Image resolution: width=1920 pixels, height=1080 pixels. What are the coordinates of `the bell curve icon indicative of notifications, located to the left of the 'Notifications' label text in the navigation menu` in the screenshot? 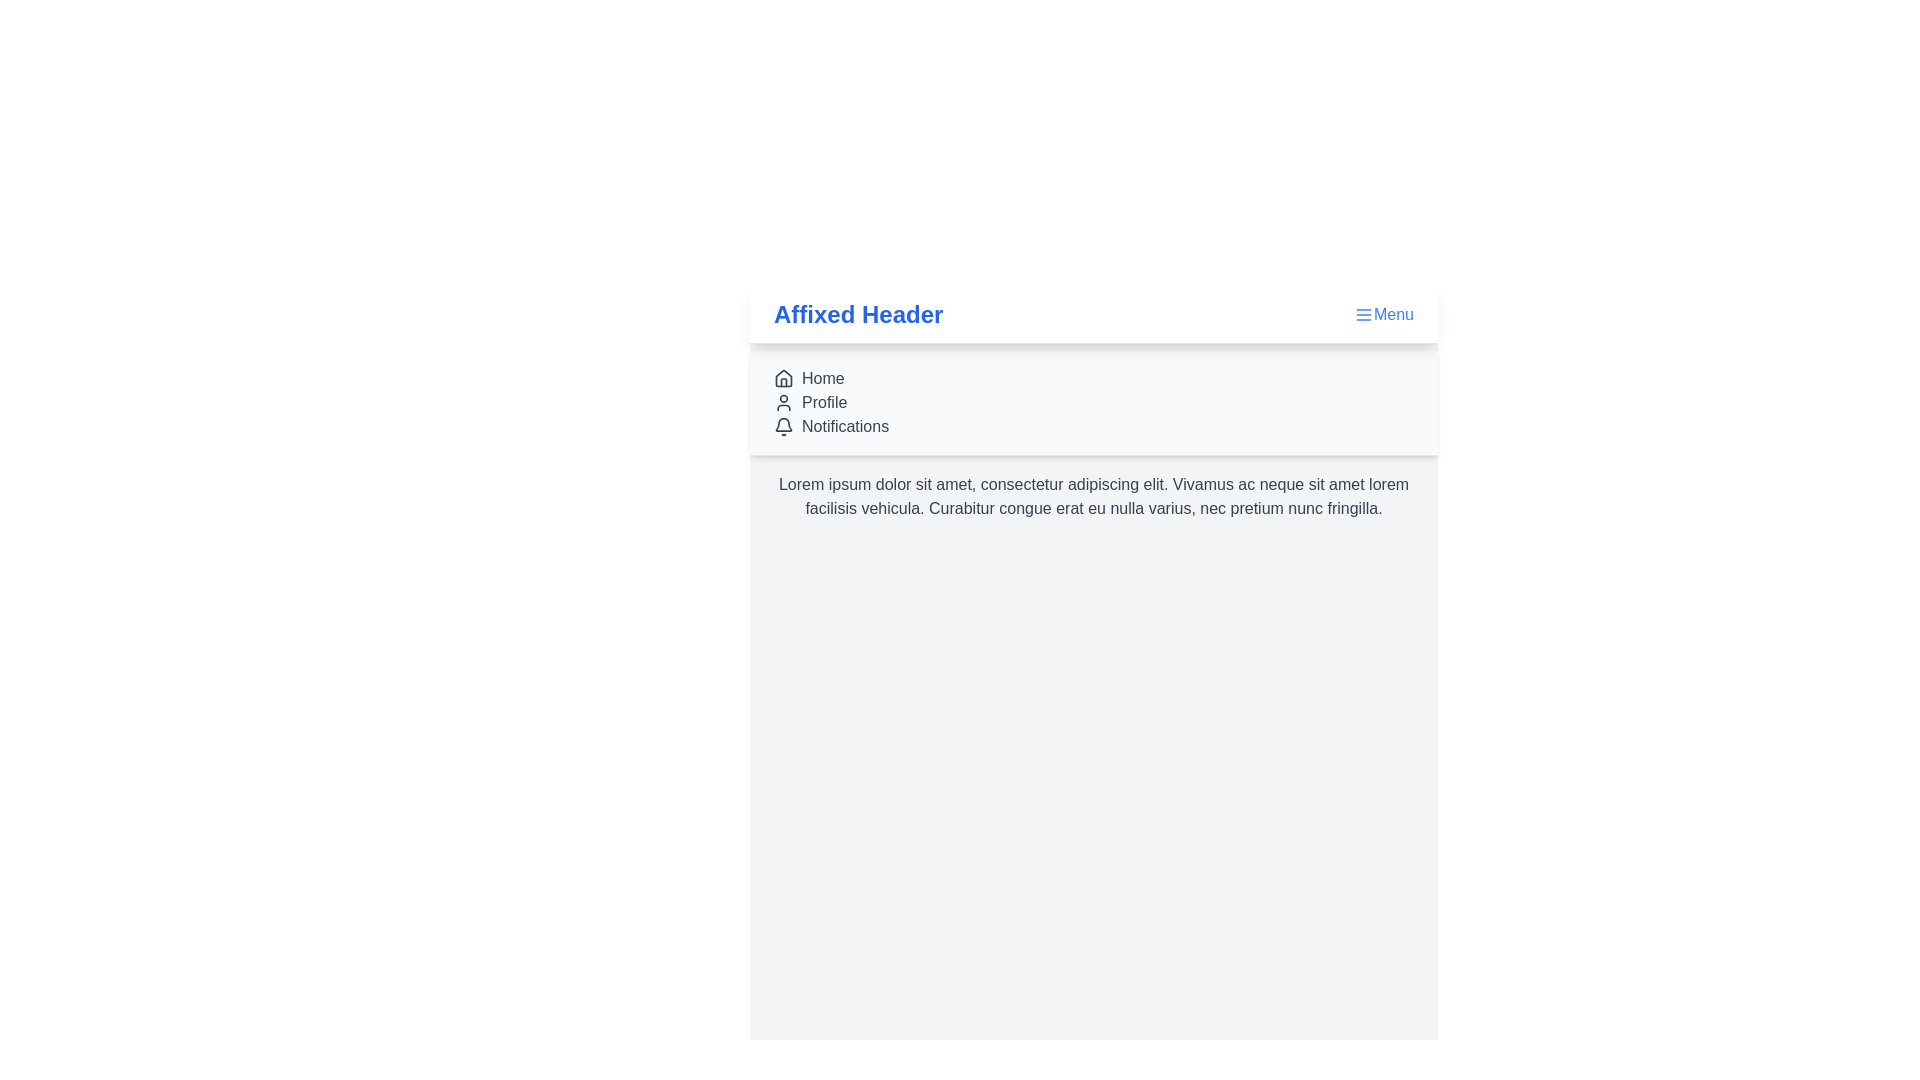 It's located at (782, 423).